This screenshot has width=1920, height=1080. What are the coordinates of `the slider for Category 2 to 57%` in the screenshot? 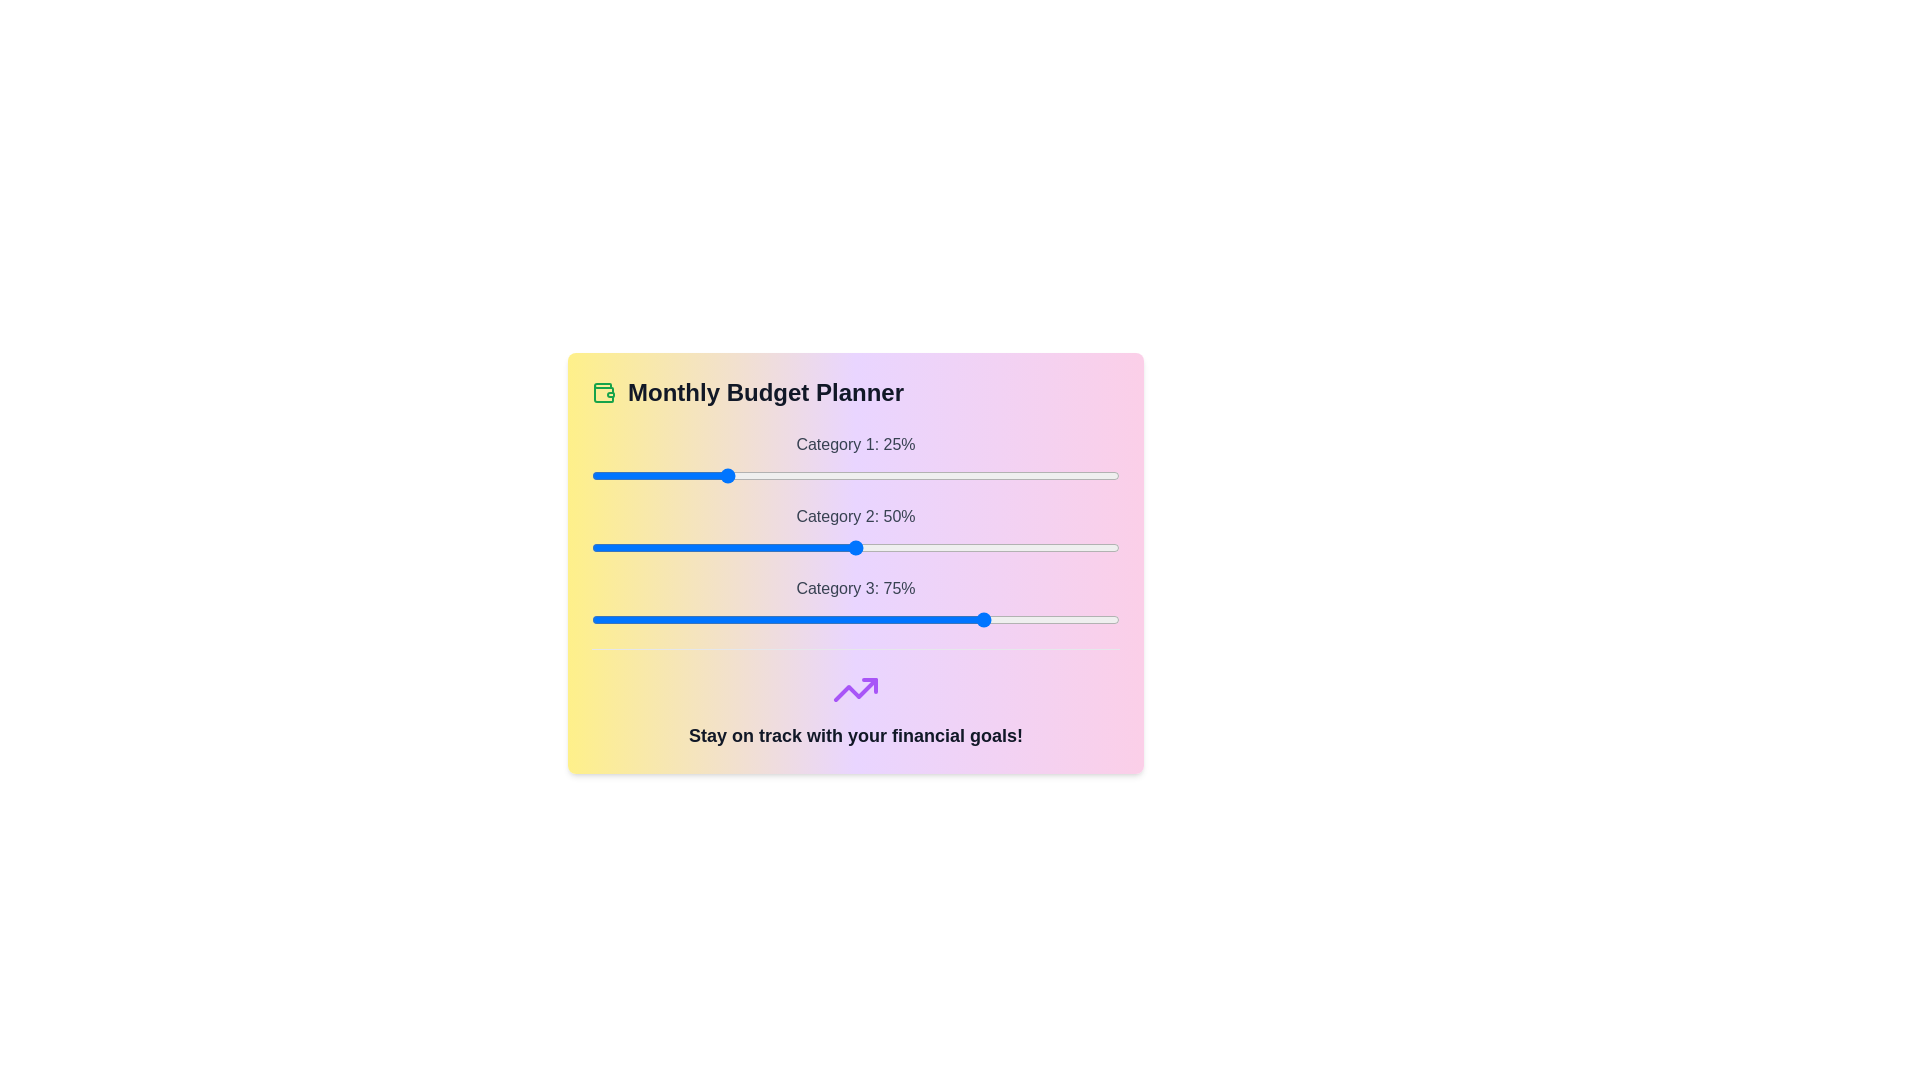 It's located at (891, 547).